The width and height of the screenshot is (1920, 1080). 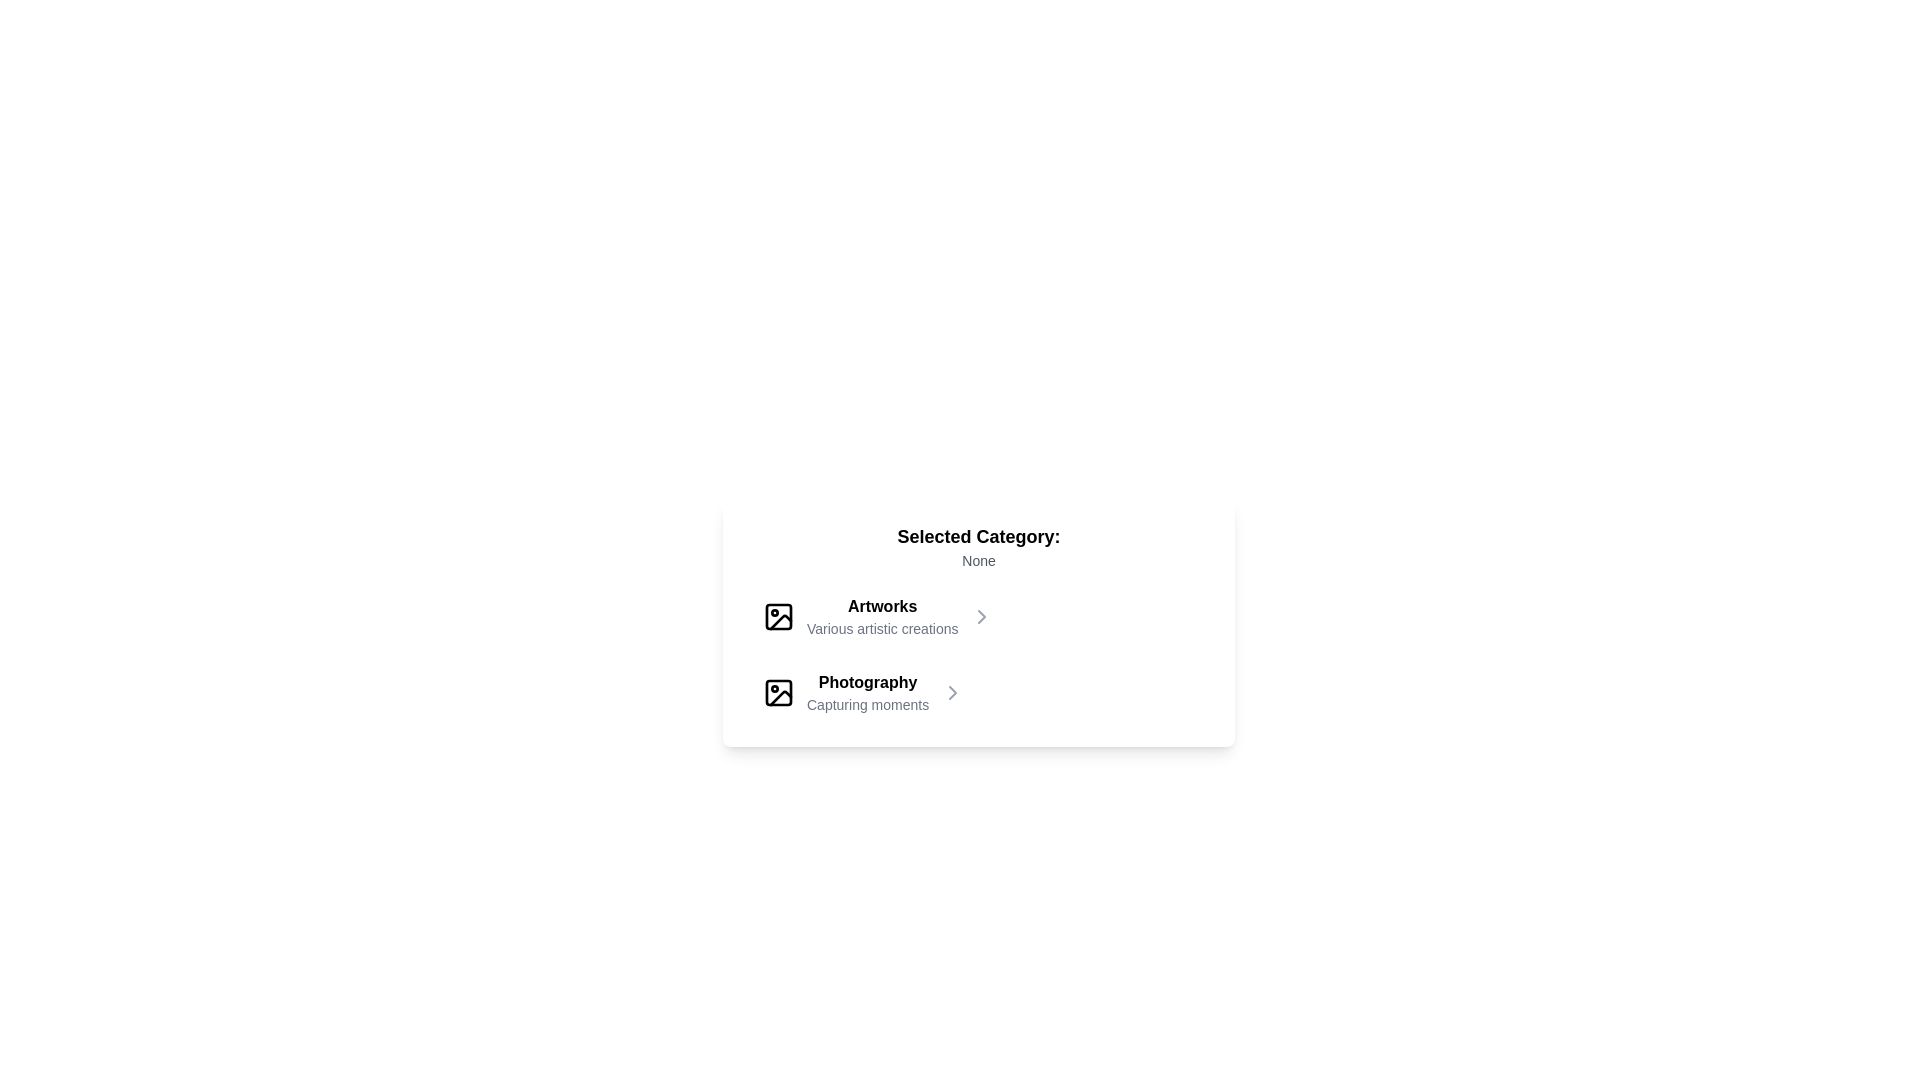 I want to click on the interactive list or menu containing categories located below the title 'Selected Category: None' to view the context menu, so click(x=979, y=655).